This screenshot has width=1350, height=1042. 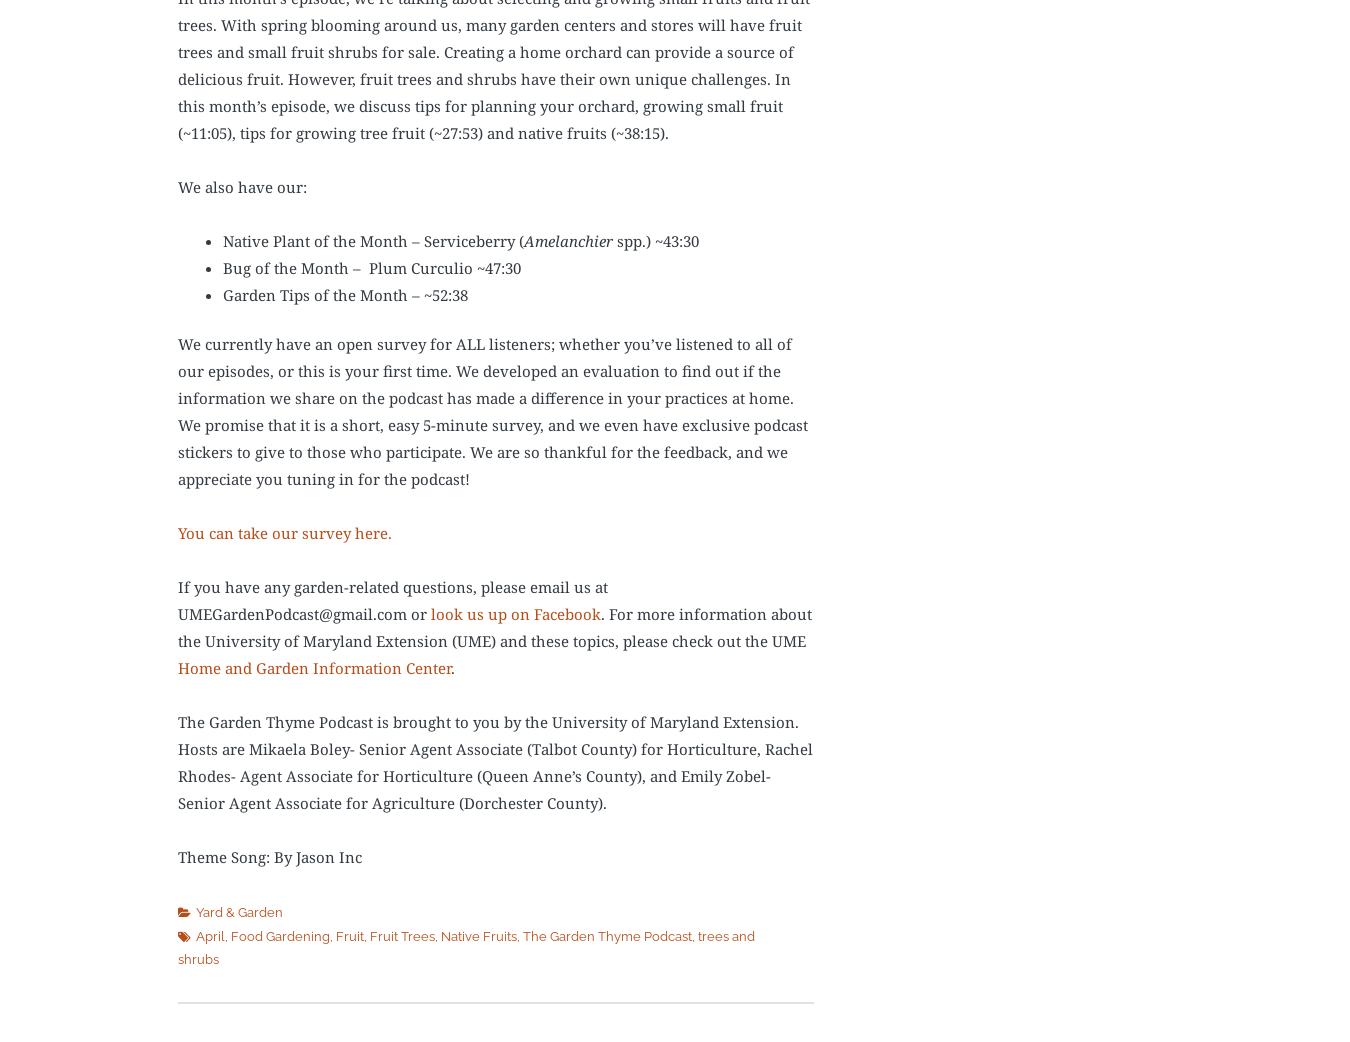 What do you see at coordinates (494, 761) in the screenshot?
I see `'The Garden Thyme Podcast is brought to you by the University of Maryland Extension. Hosts are Mikaela Boley- Senior Agent Associate (Talbot County) for Horticulture, Rachel Rhodes- Agent Associate for Horticulture (Queen Anne’s County), and Emily Zobel-Senior Agent Associate for Agriculture (Dorchester County).'` at bounding box center [494, 761].